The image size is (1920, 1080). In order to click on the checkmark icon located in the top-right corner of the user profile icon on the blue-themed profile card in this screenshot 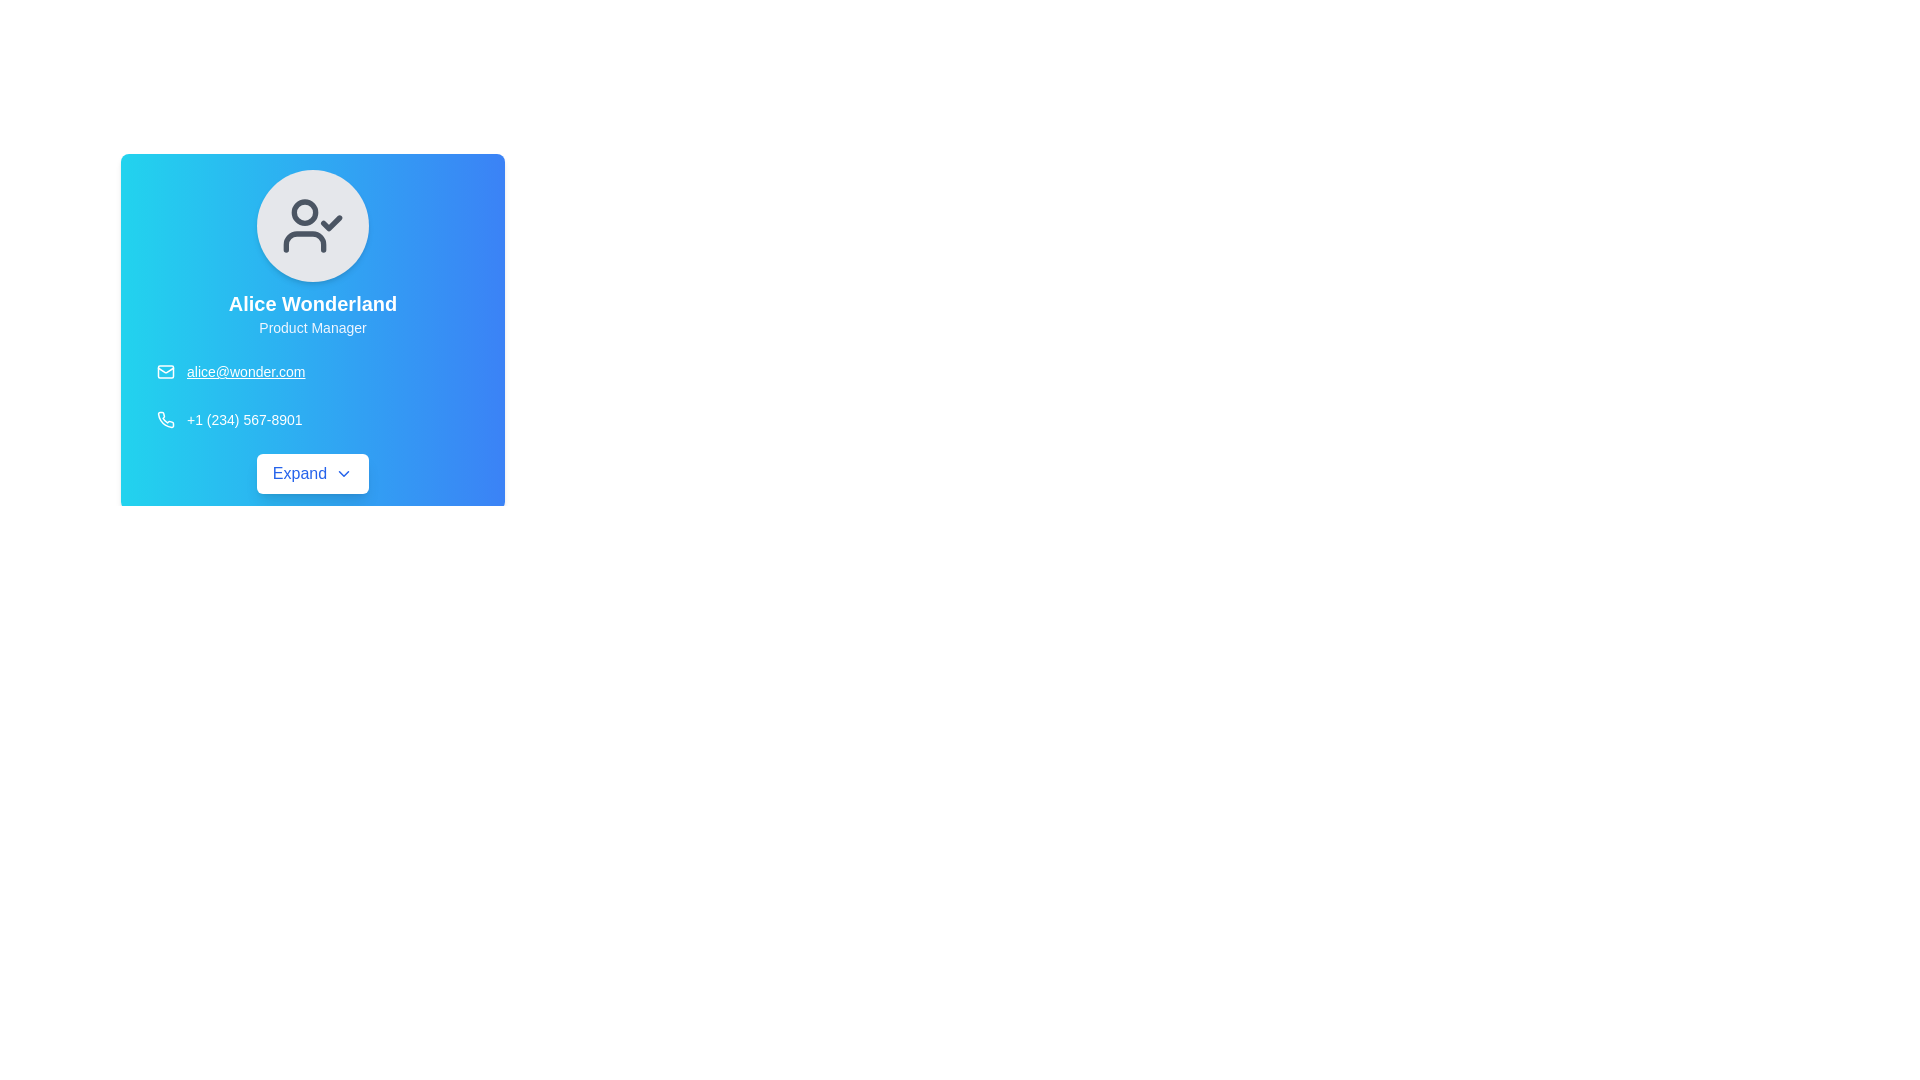, I will do `click(331, 223)`.